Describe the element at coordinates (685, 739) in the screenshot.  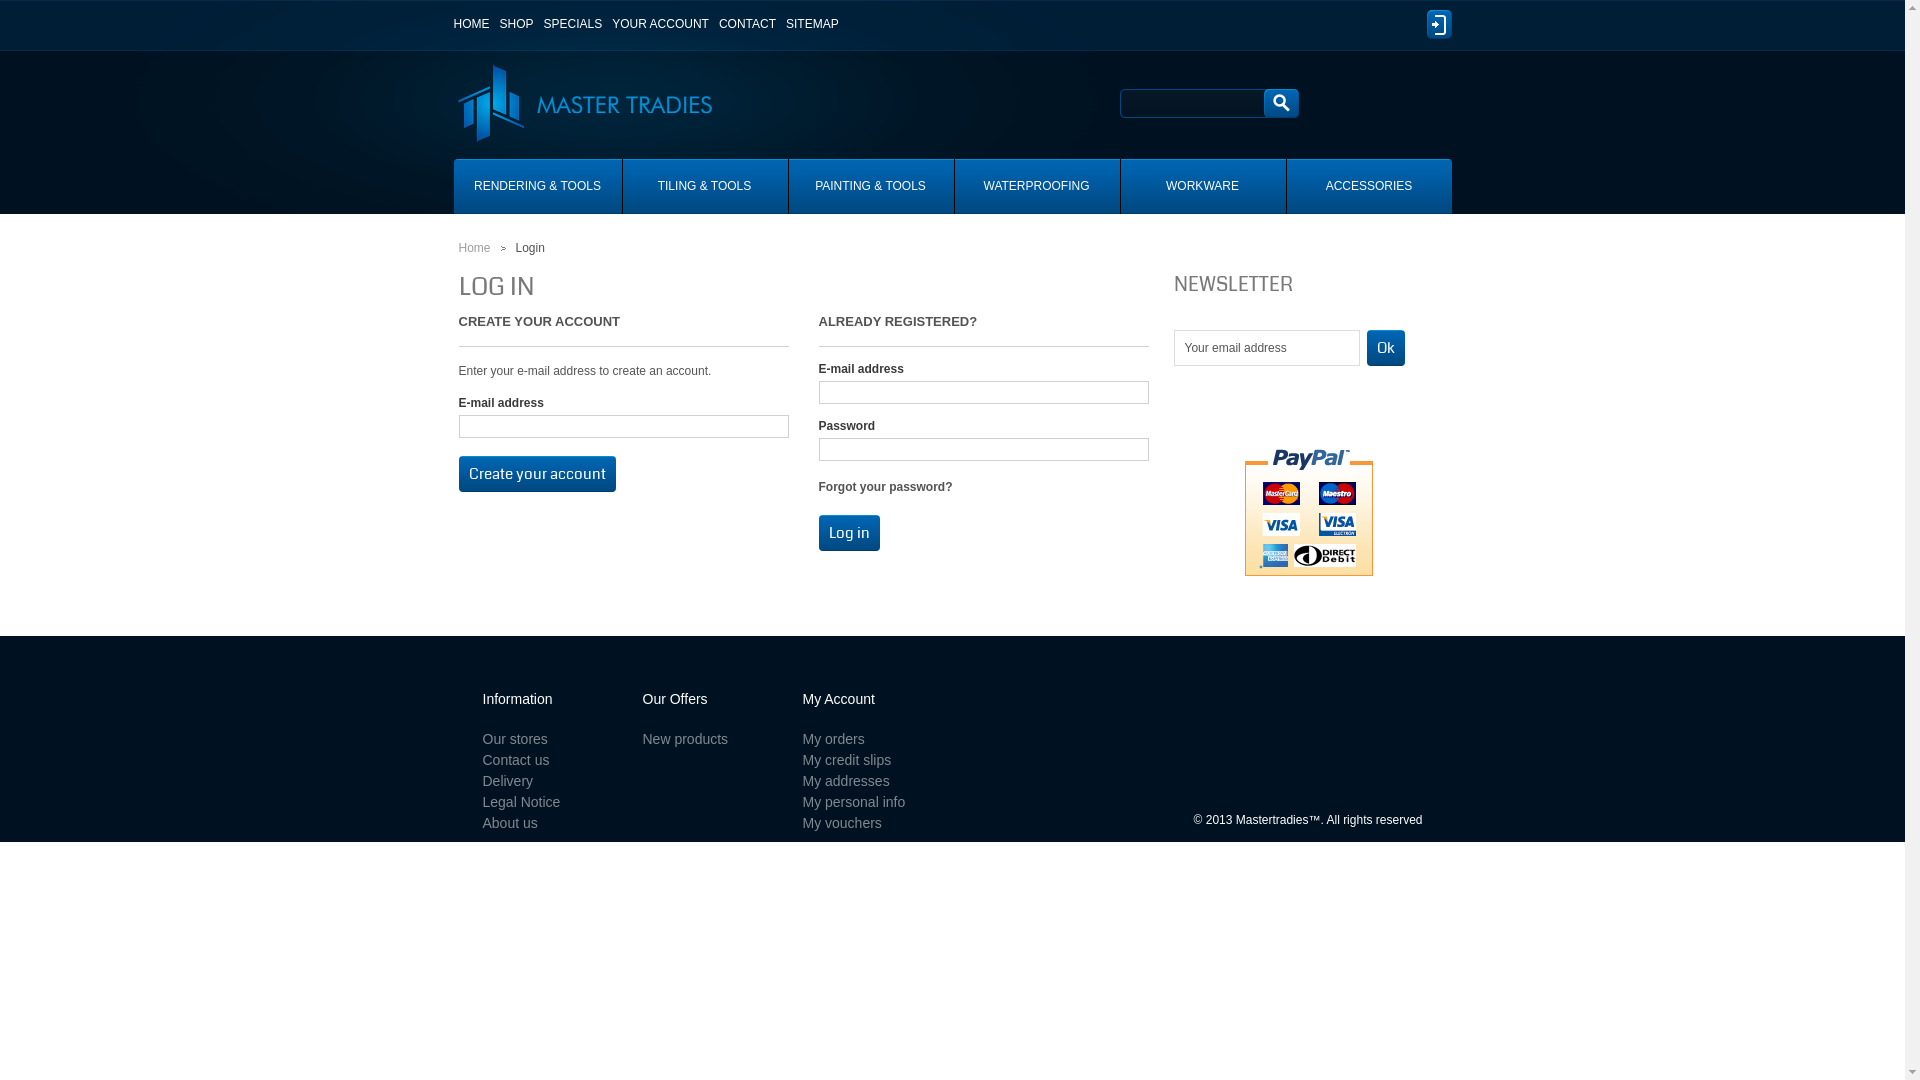
I see `'New products'` at that location.